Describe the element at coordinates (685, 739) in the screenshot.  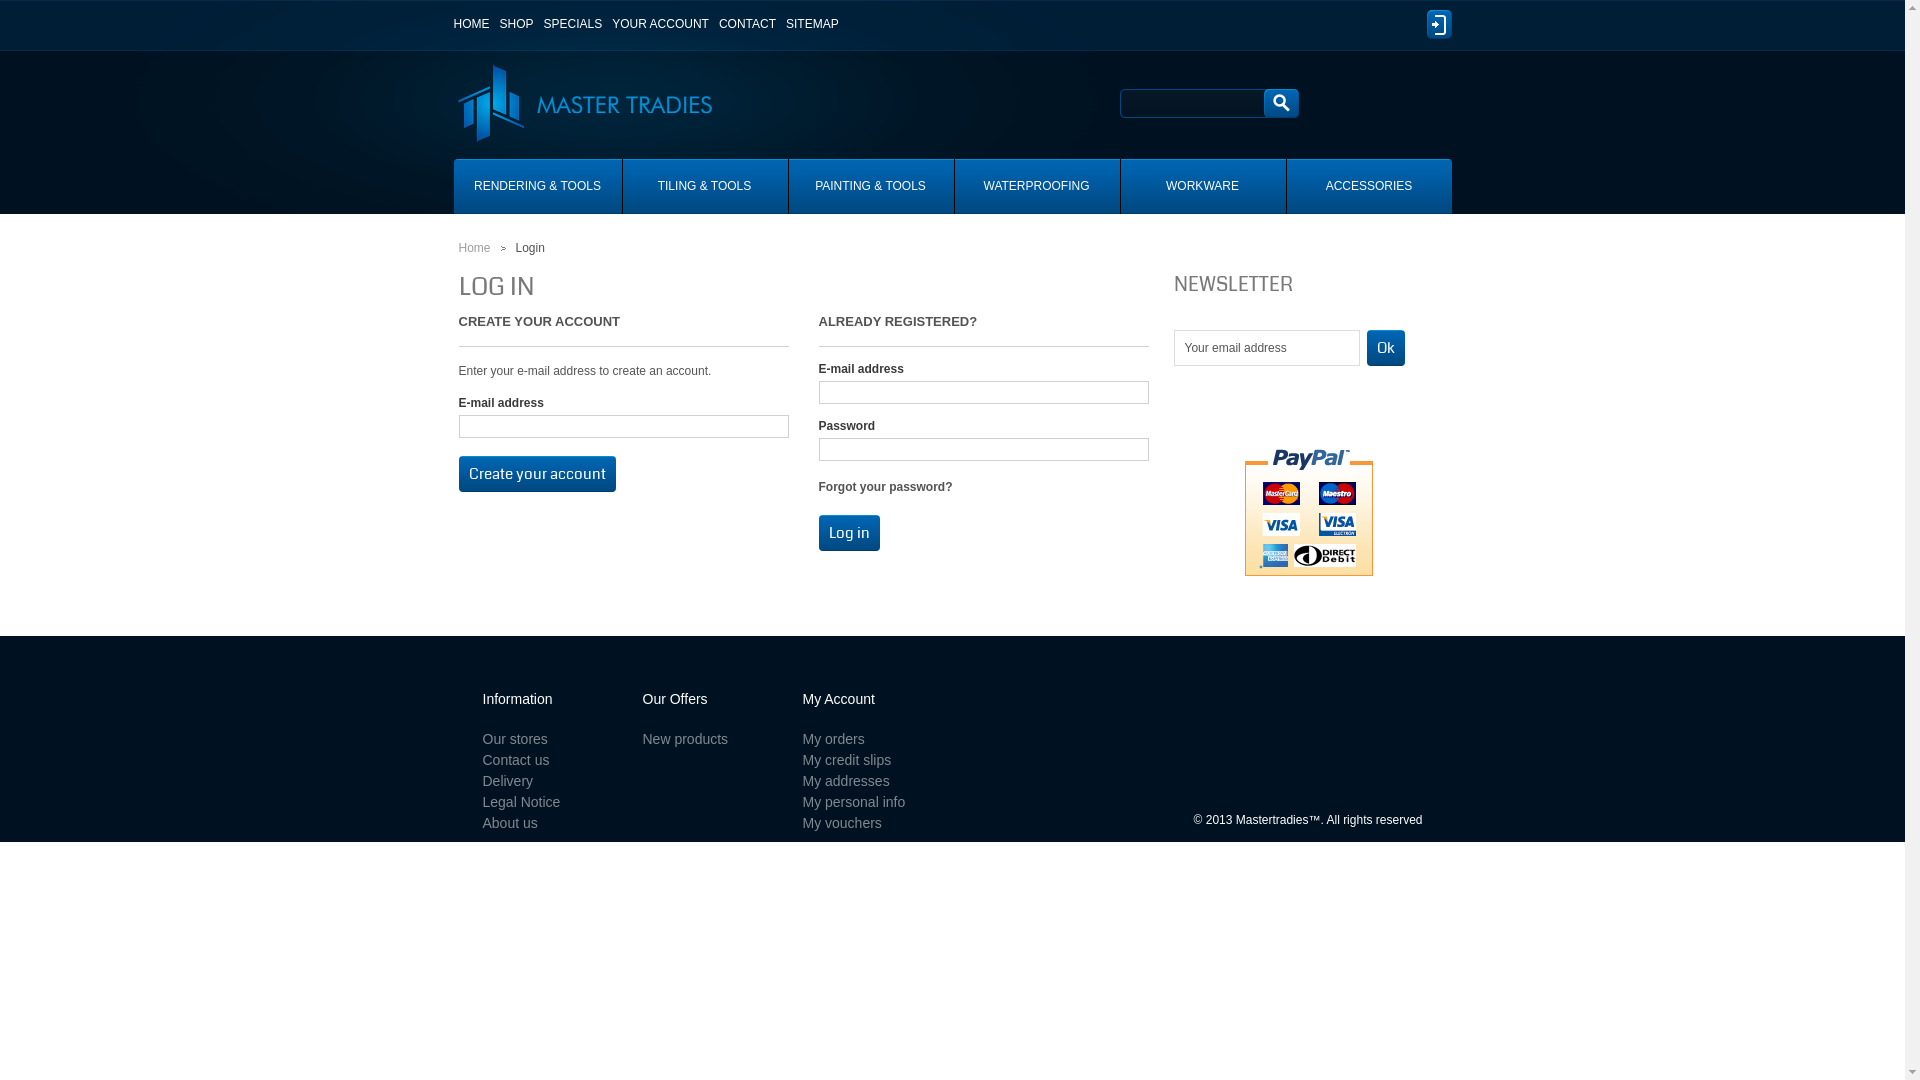
I see `'New products'` at that location.